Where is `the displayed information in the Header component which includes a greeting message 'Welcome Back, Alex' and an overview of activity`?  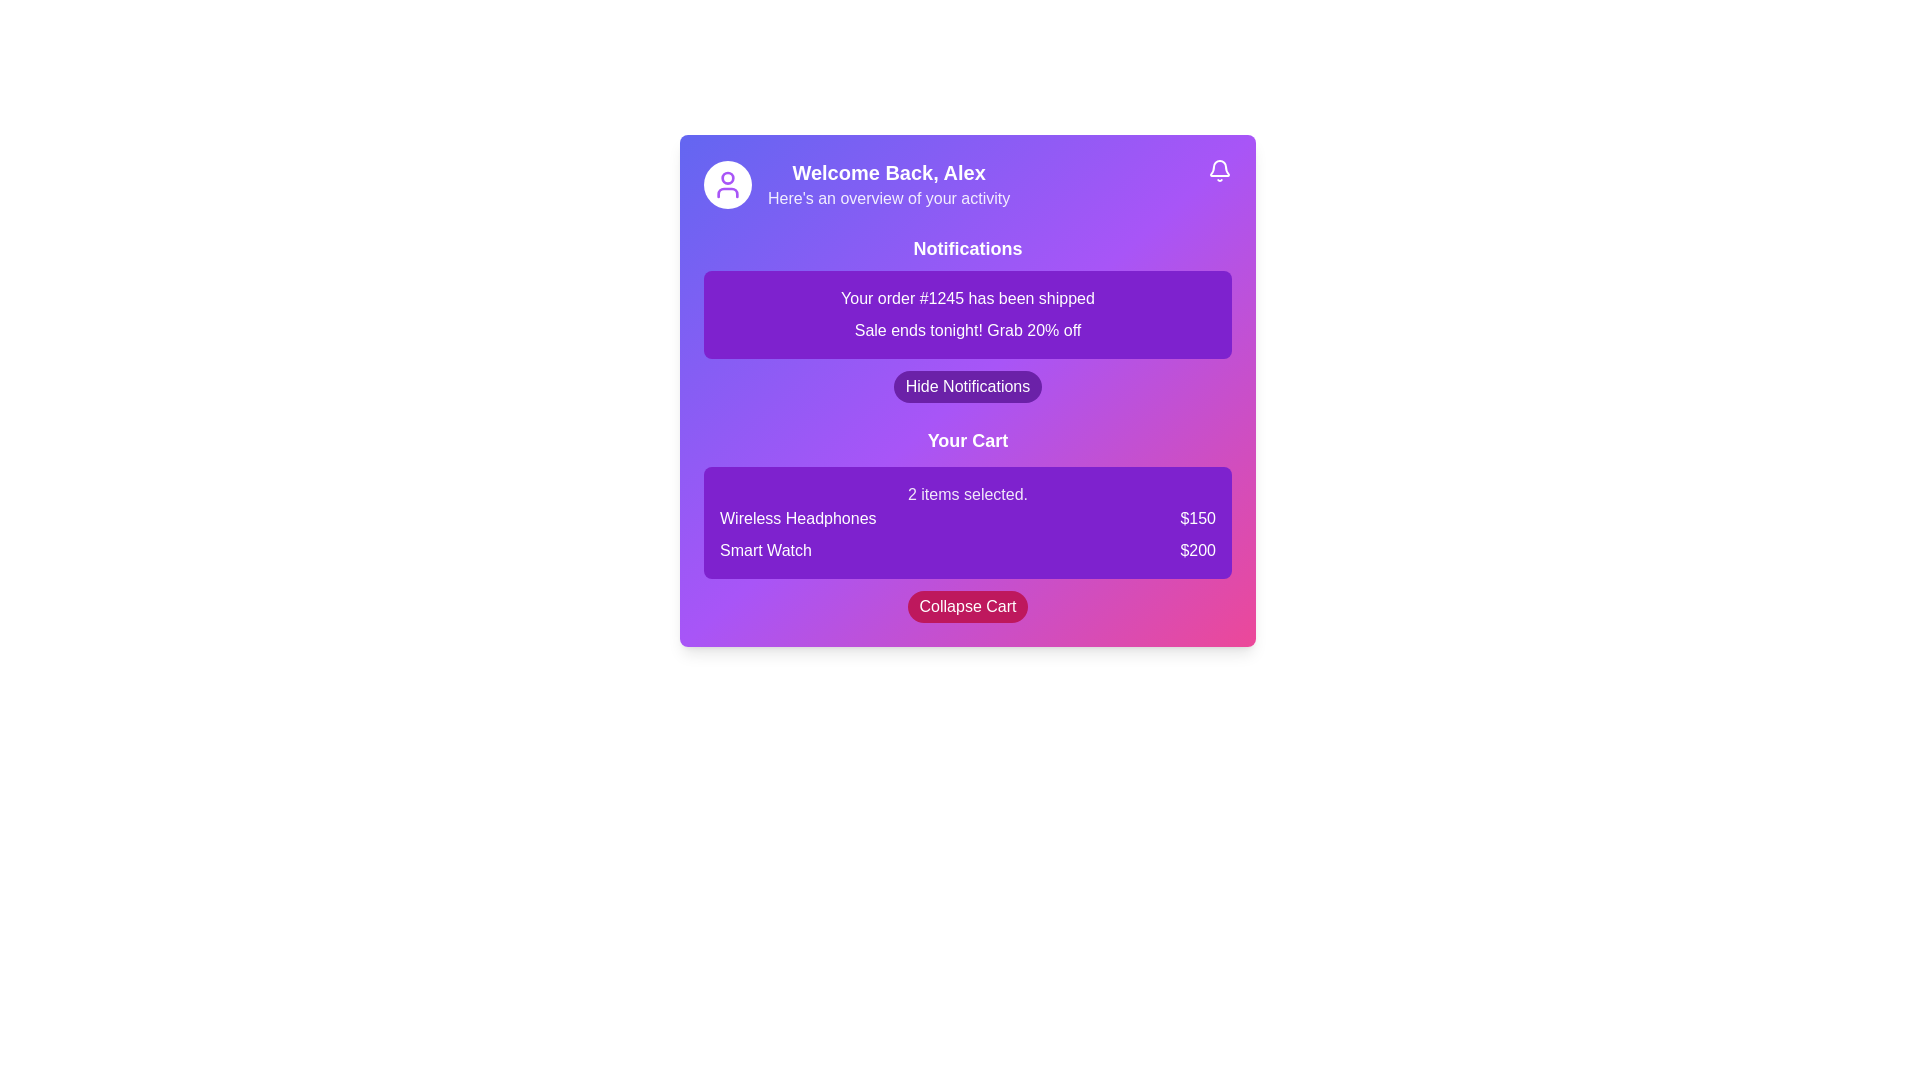 the displayed information in the Header component which includes a greeting message 'Welcome Back, Alex' and an overview of activity is located at coordinates (968, 185).